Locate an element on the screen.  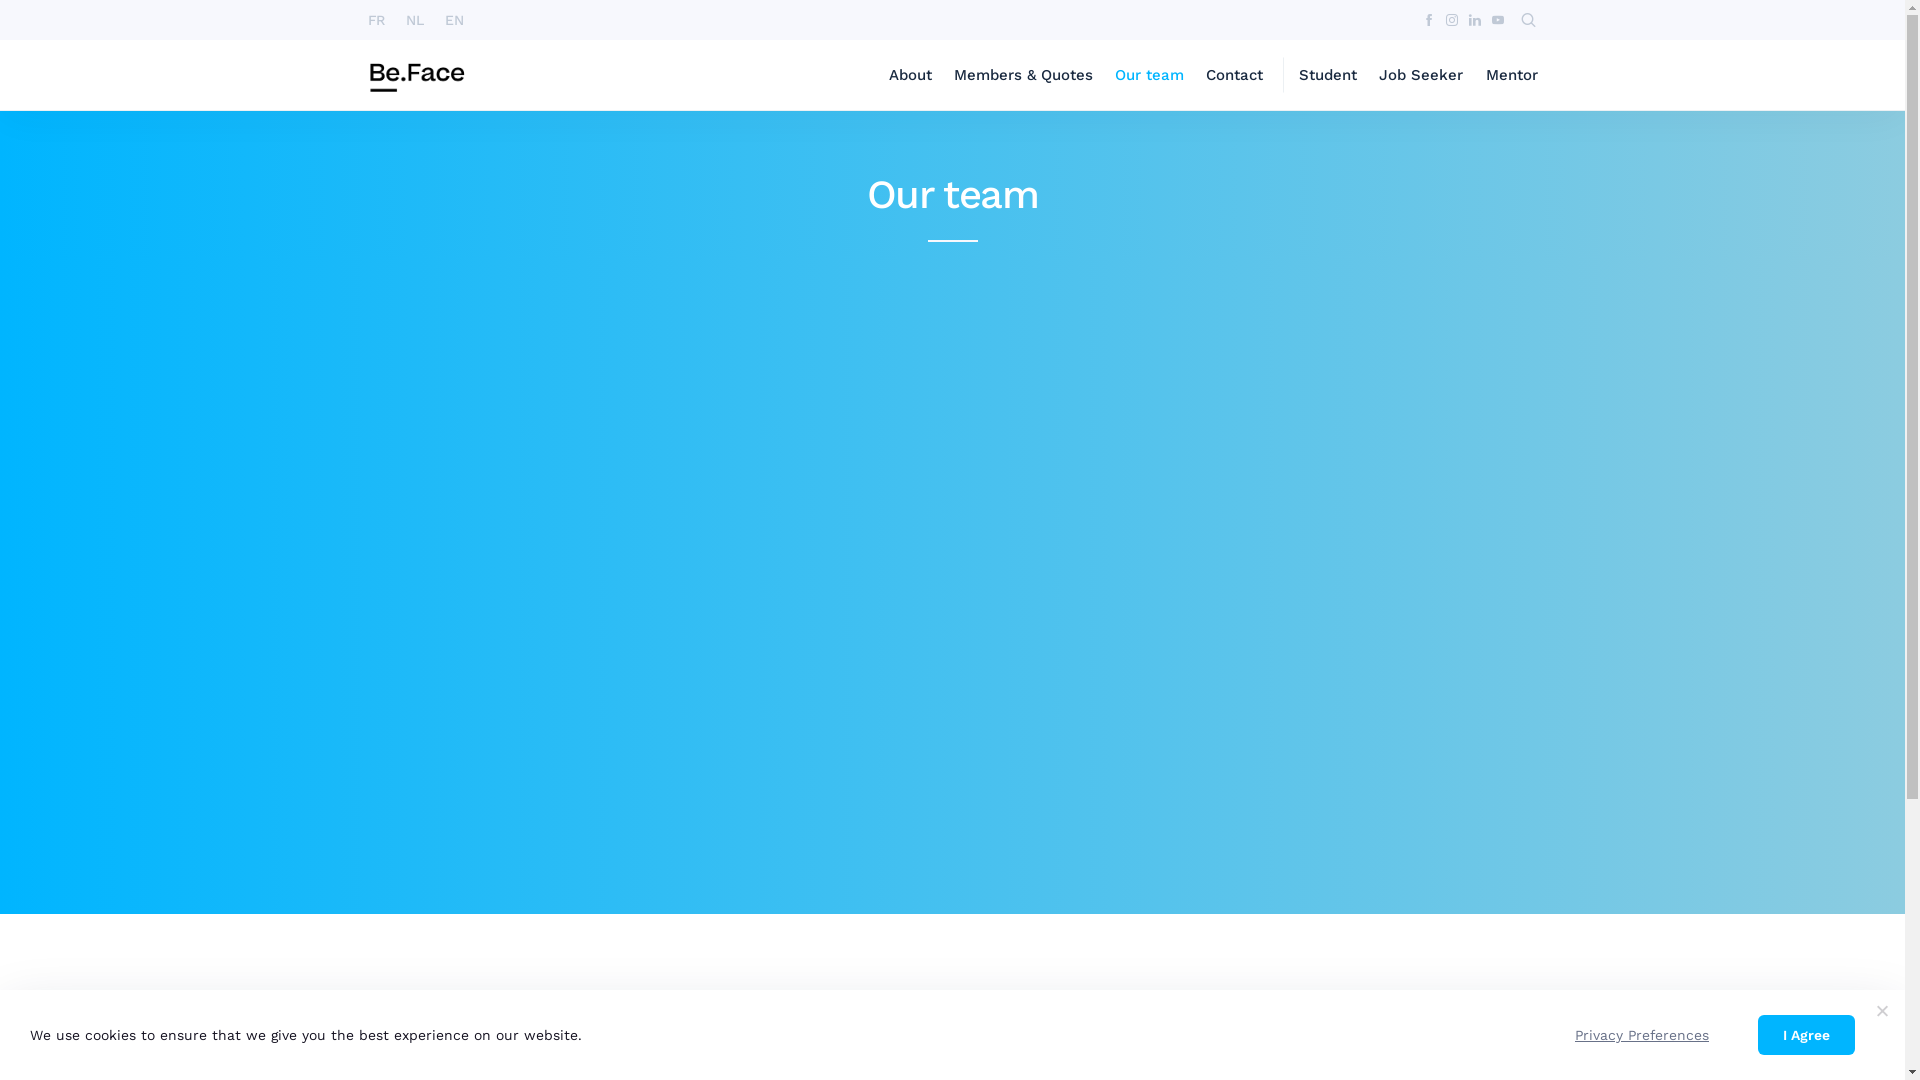
'NL' is located at coordinates (413, 19).